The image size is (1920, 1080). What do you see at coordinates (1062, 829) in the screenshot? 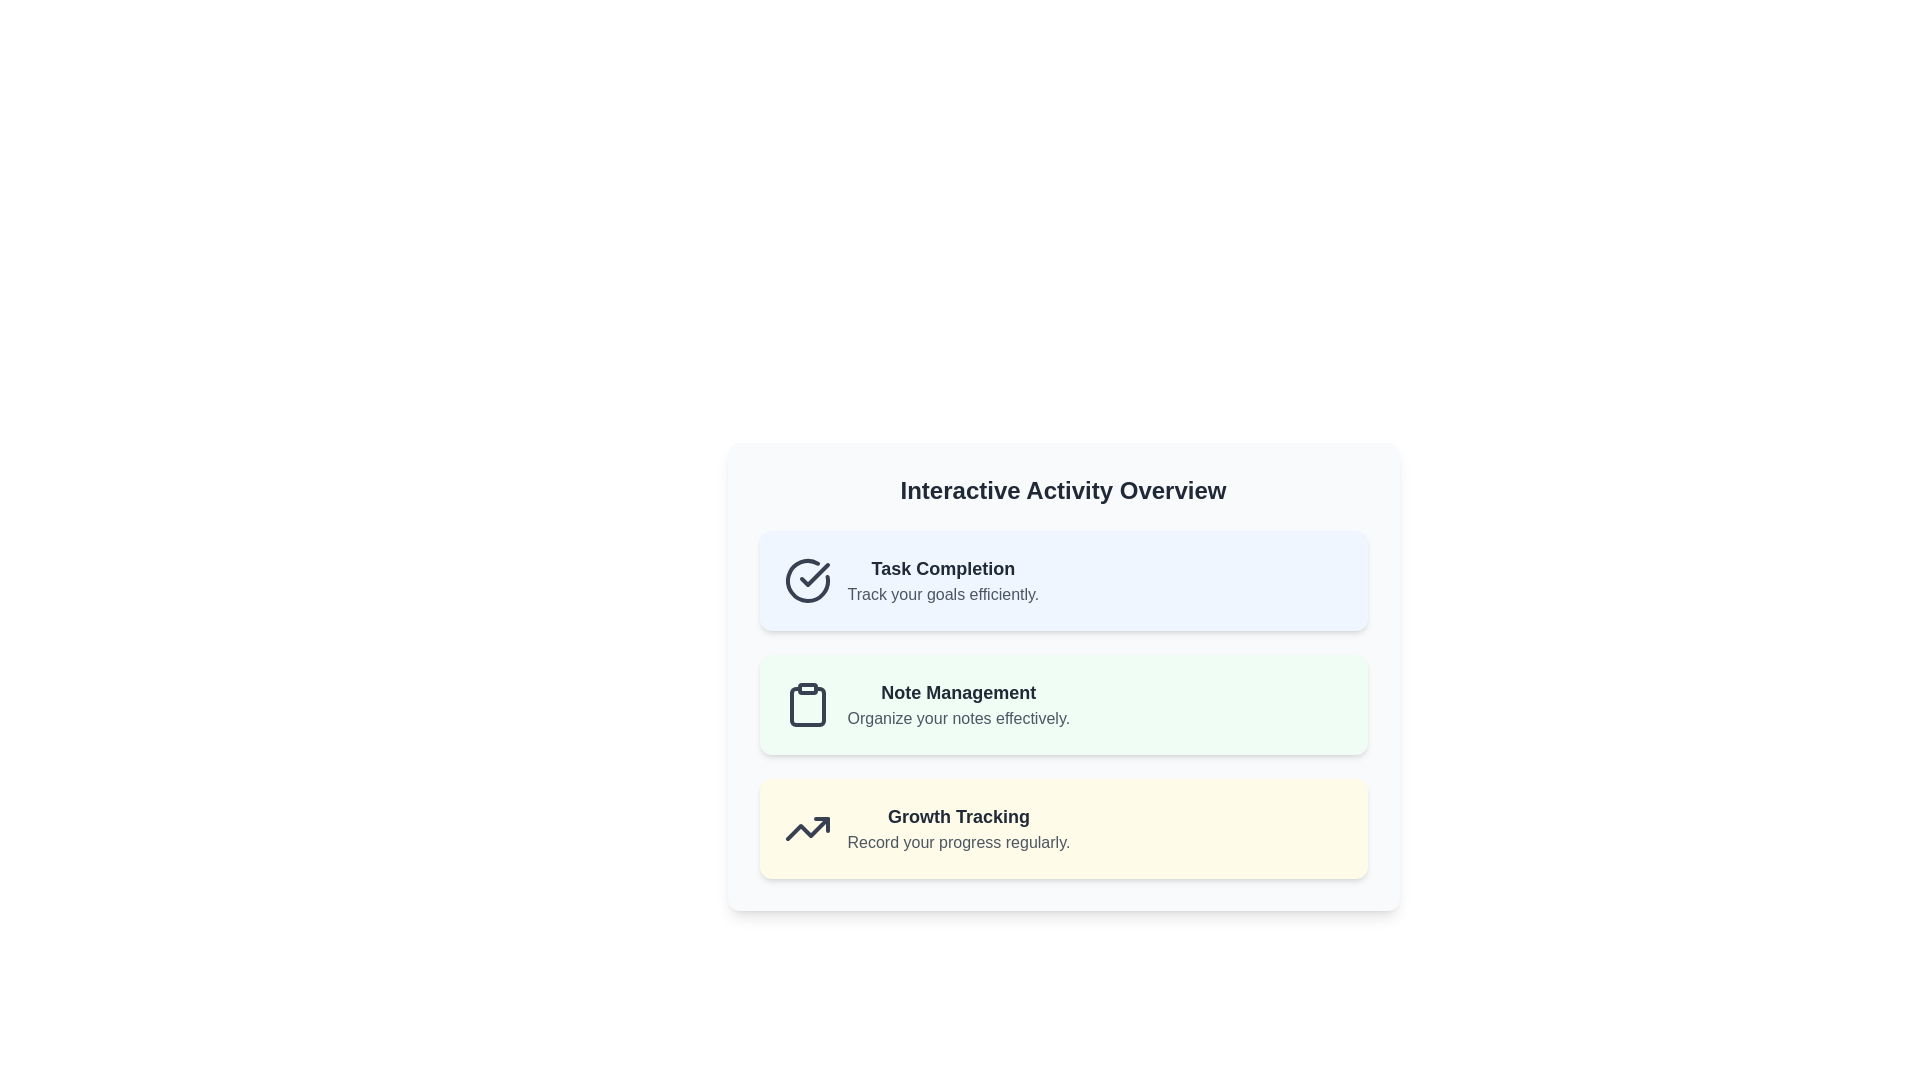
I see `the third card in the 'Interactive Activity Overview' section, which contains information about growth tracking and is positioned below the 'Note Management' card` at bounding box center [1062, 829].